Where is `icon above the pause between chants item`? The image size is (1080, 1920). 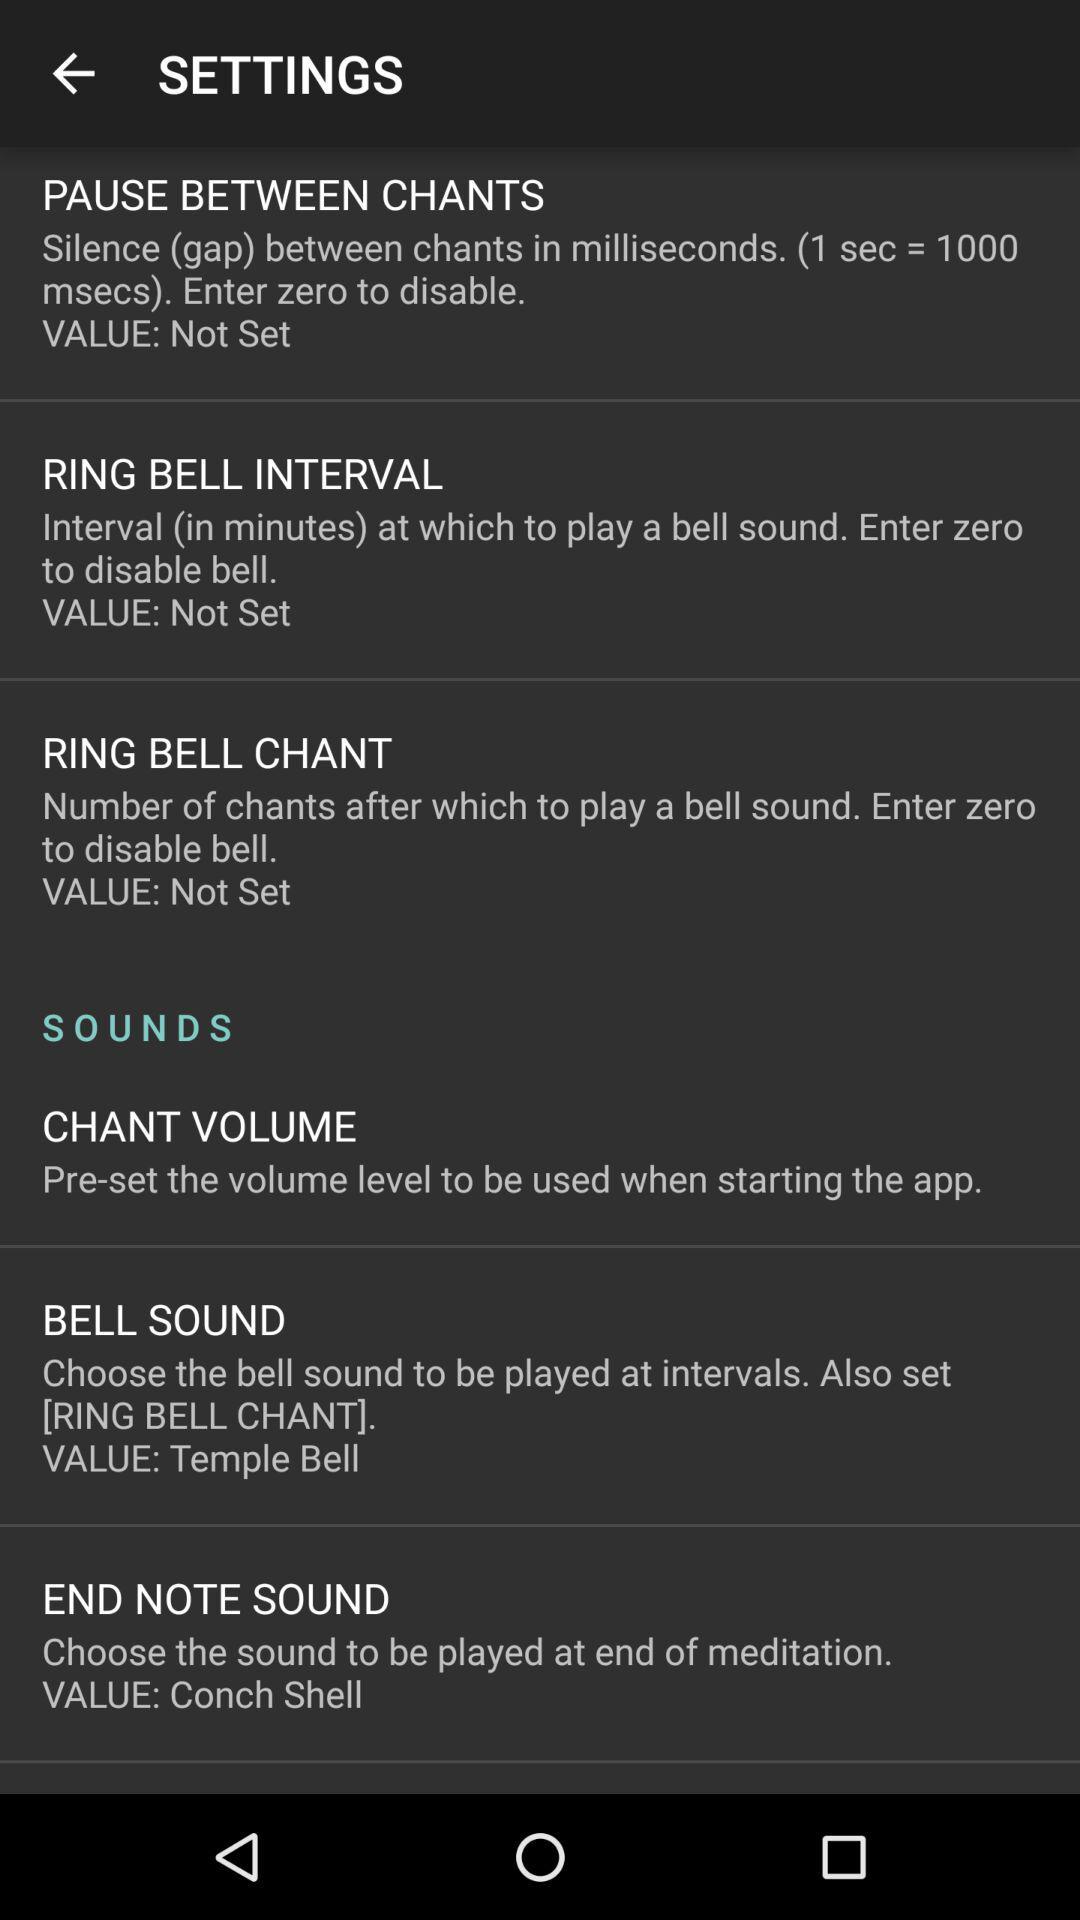
icon above the pause between chants item is located at coordinates (72, 73).